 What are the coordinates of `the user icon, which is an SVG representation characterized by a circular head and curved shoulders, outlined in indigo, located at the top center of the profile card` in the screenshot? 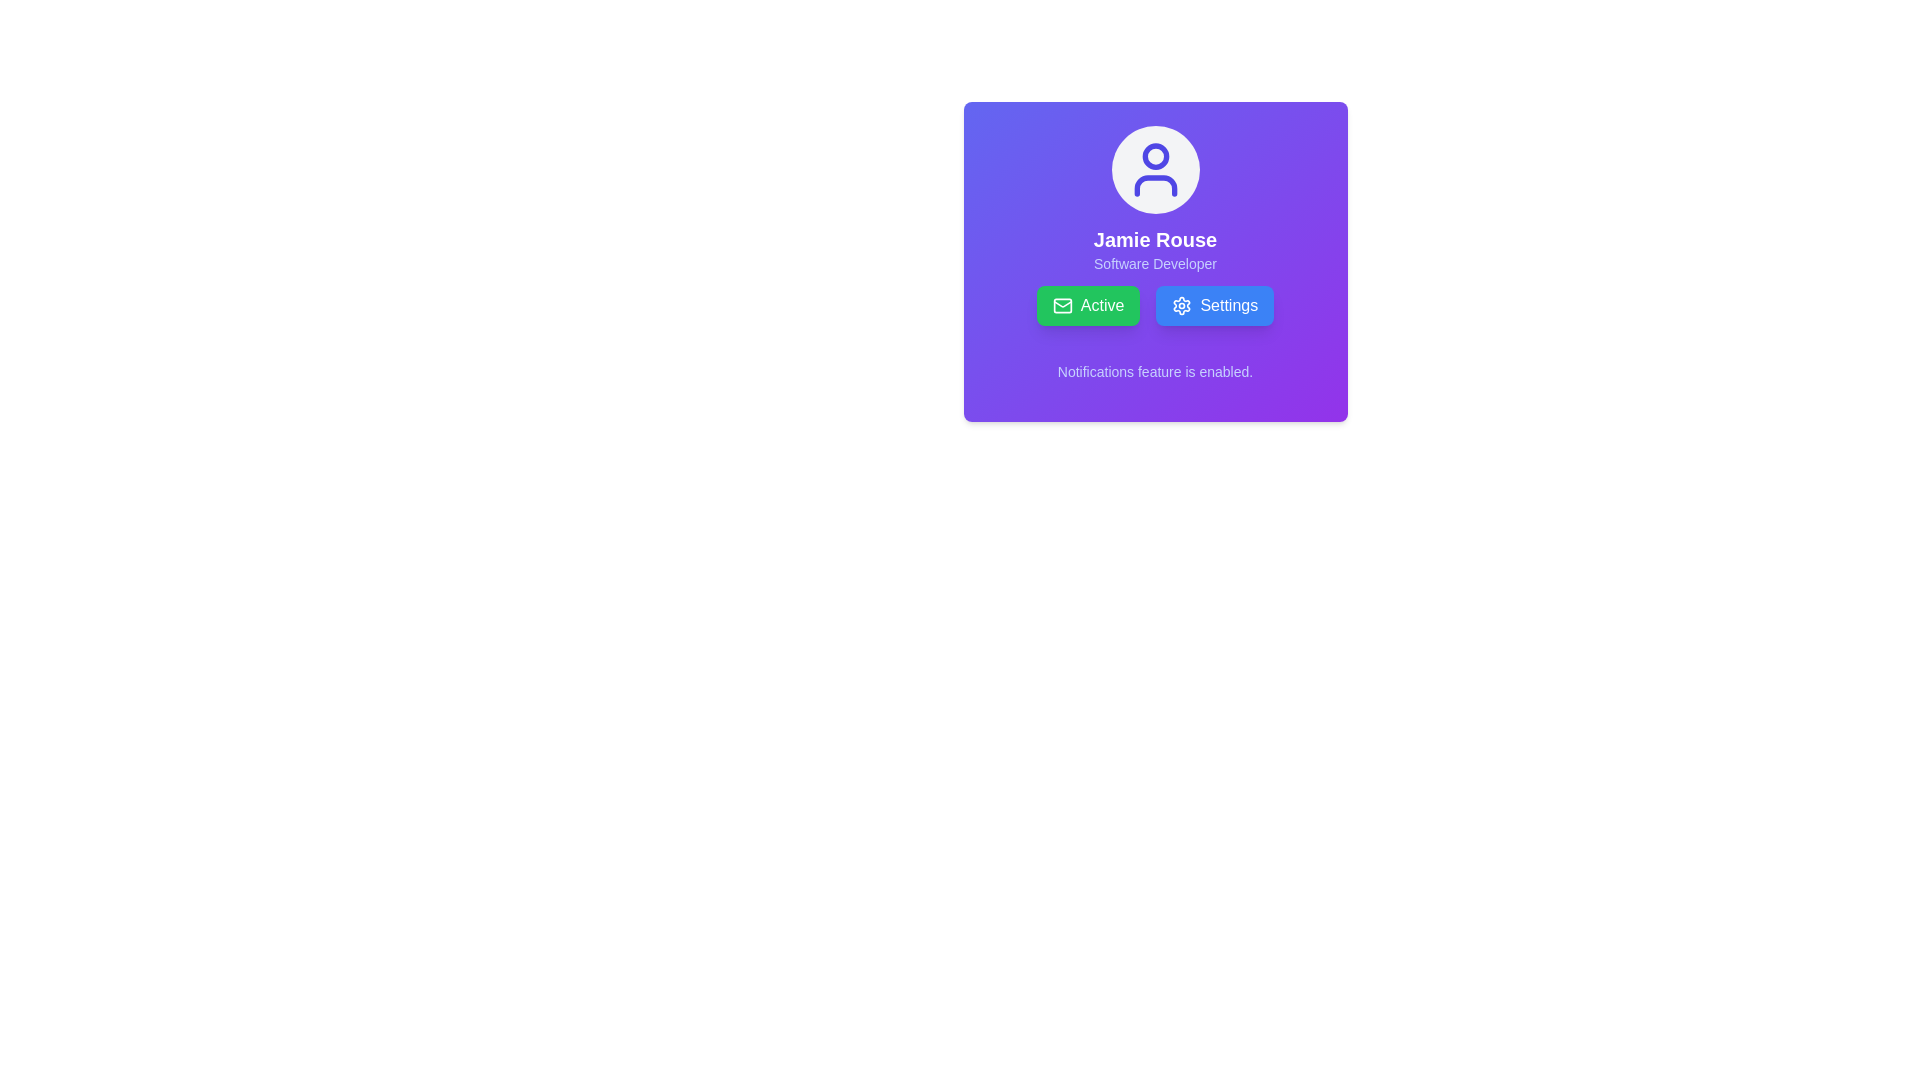 It's located at (1155, 168).